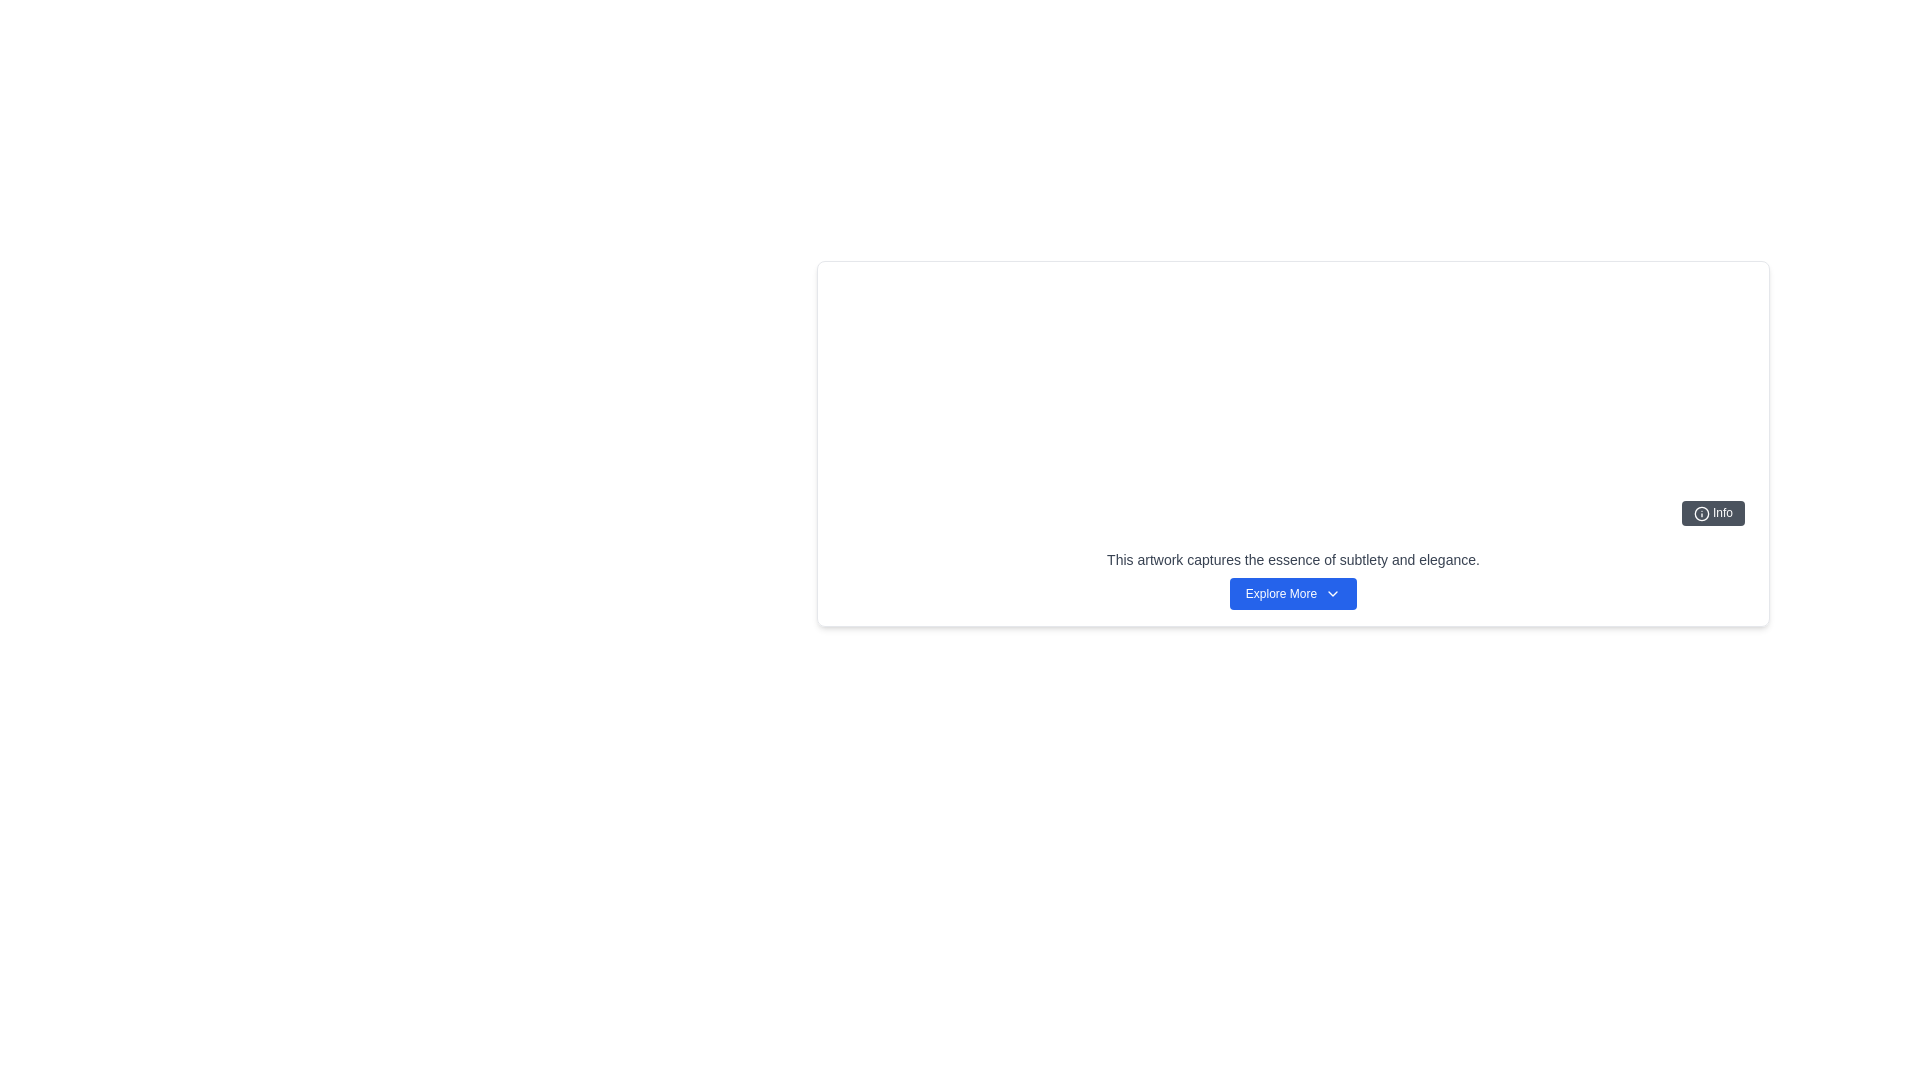 The height and width of the screenshot is (1080, 1920). I want to click on the 'Explore More' button, so click(1293, 593).